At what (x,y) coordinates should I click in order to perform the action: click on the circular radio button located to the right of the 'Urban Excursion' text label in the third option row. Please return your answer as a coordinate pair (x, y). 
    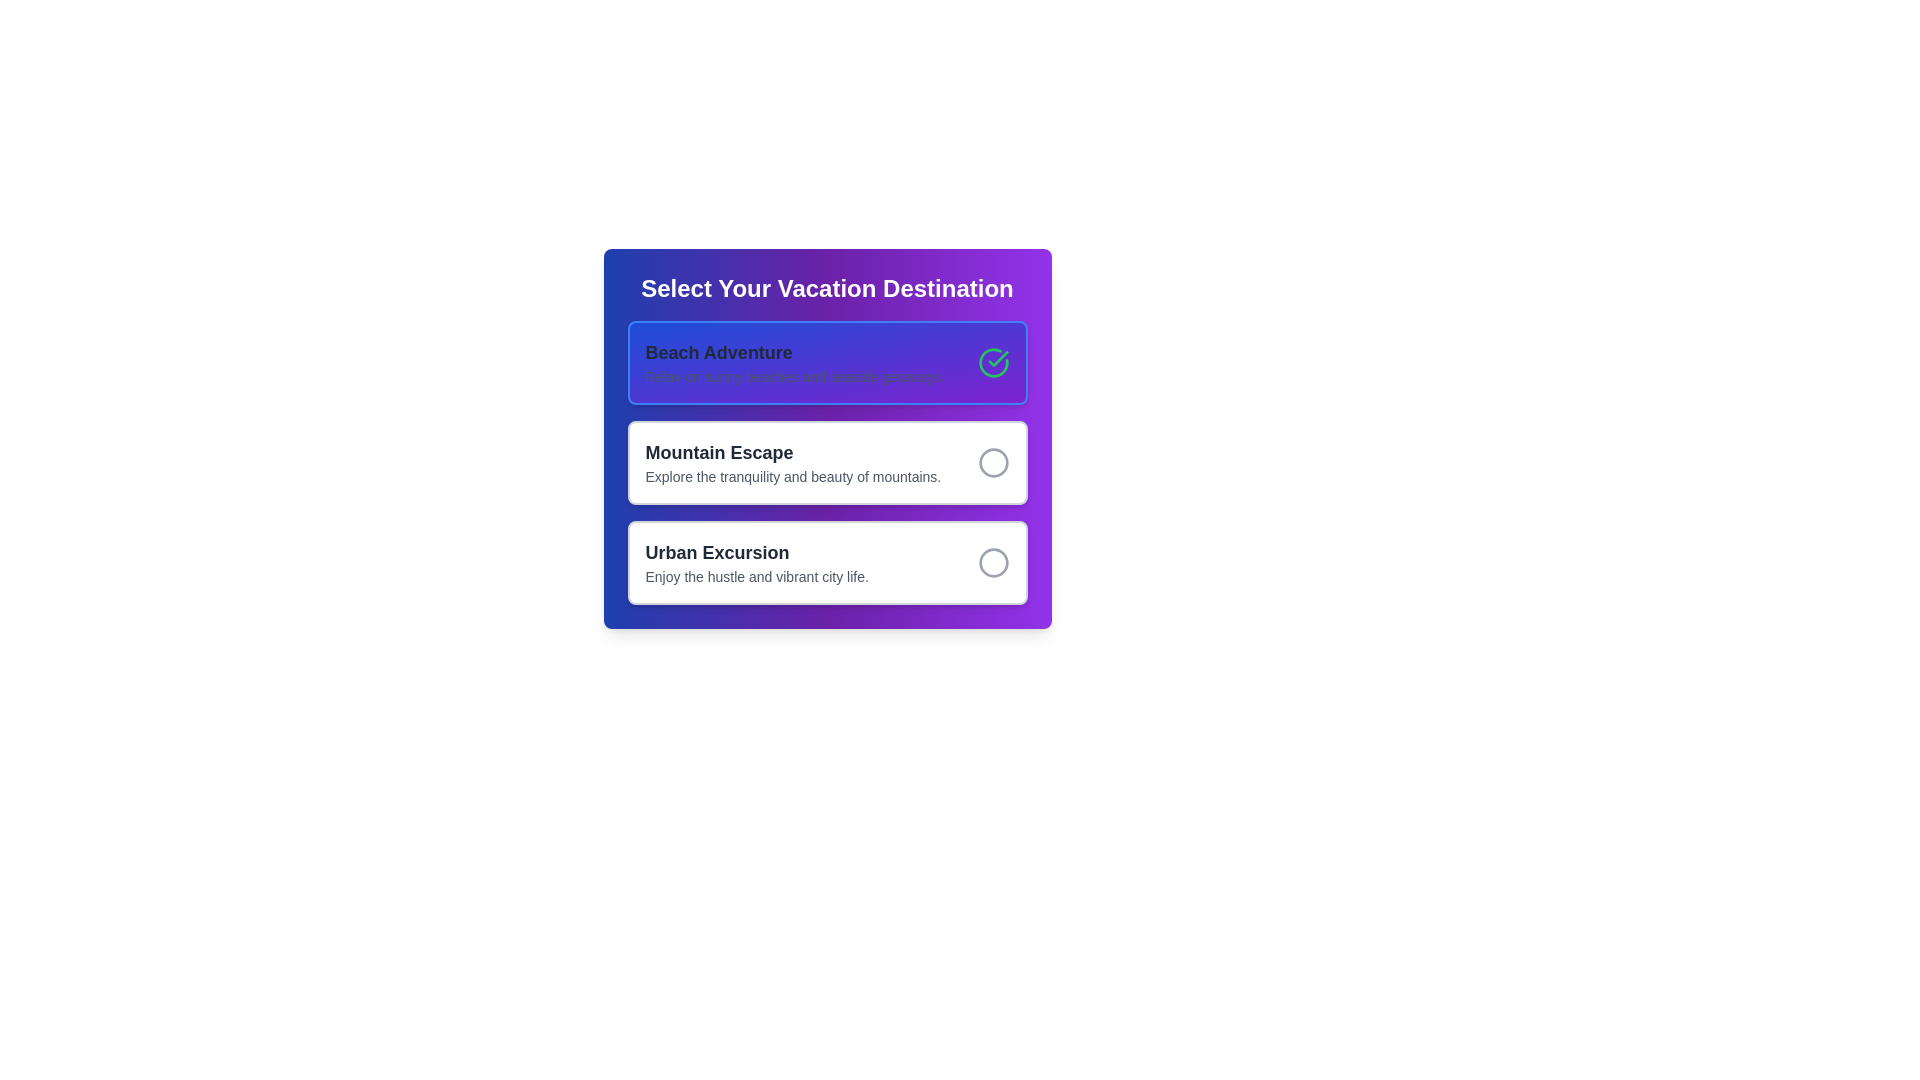
    Looking at the image, I should click on (993, 563).